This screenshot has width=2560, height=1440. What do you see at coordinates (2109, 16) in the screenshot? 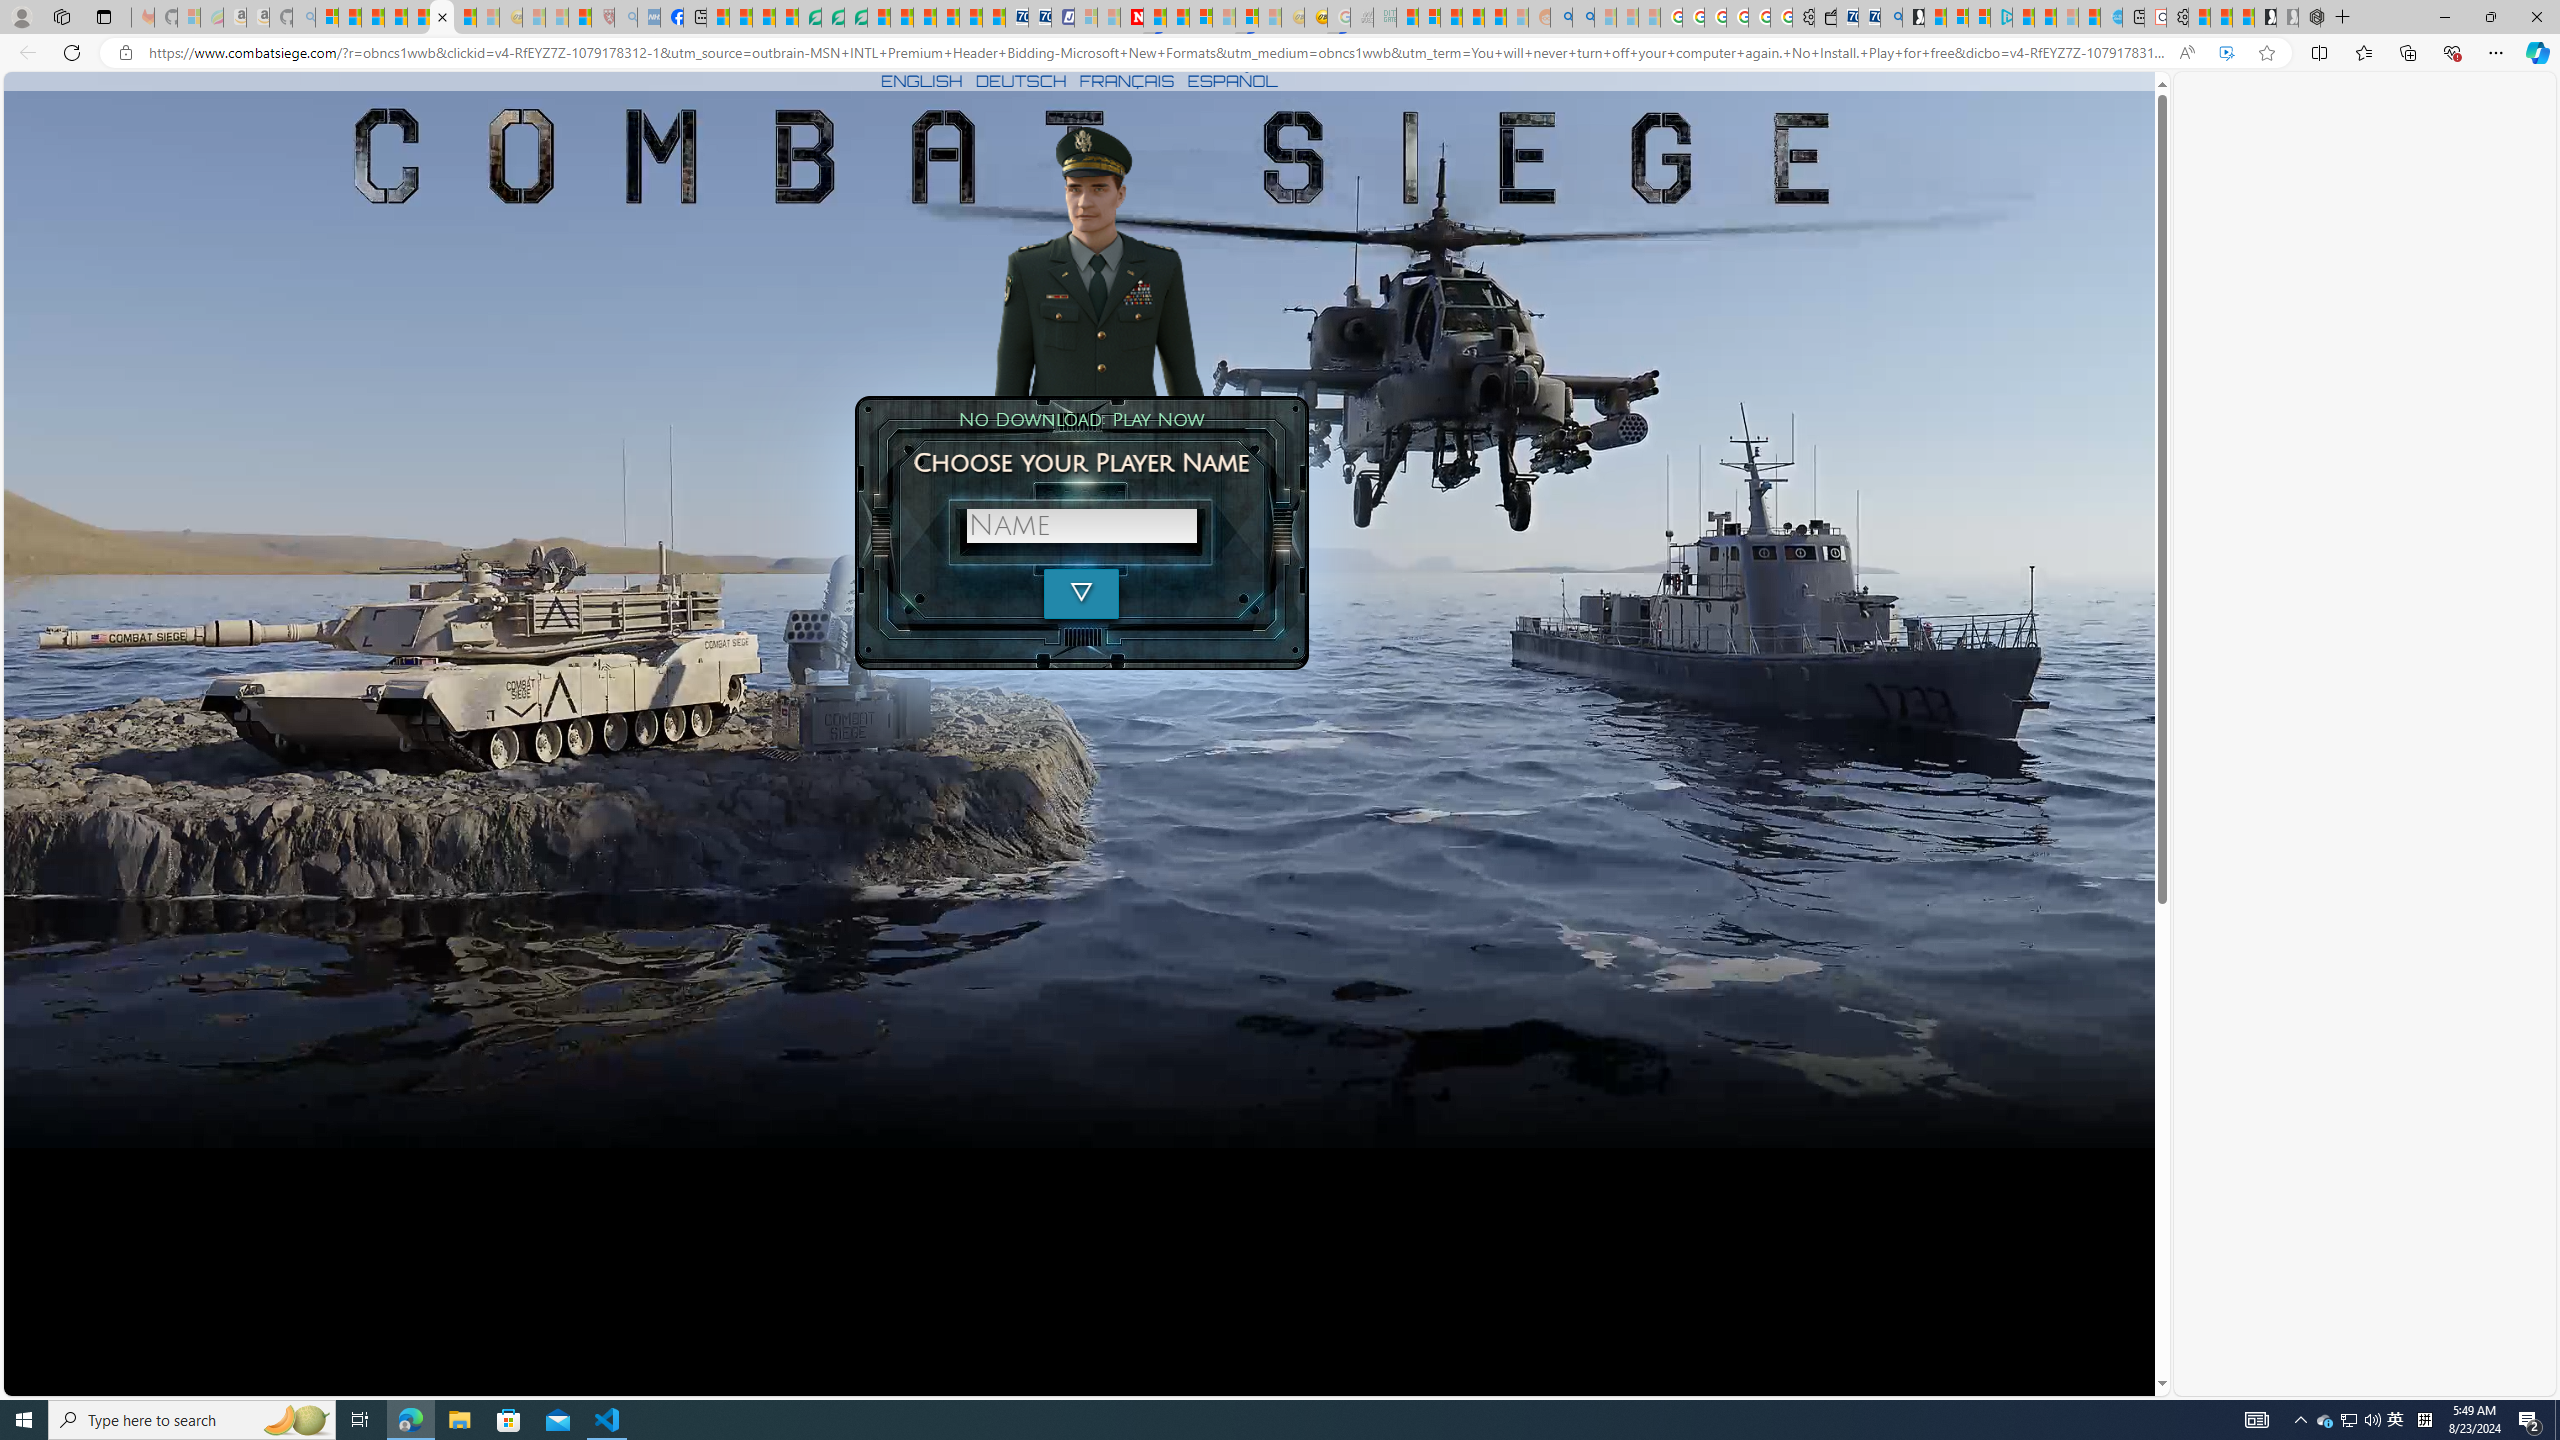
I see `'Home | Sky Blue Bikes - Sky Blue Bikes'` at bounding box center [2109, 16].